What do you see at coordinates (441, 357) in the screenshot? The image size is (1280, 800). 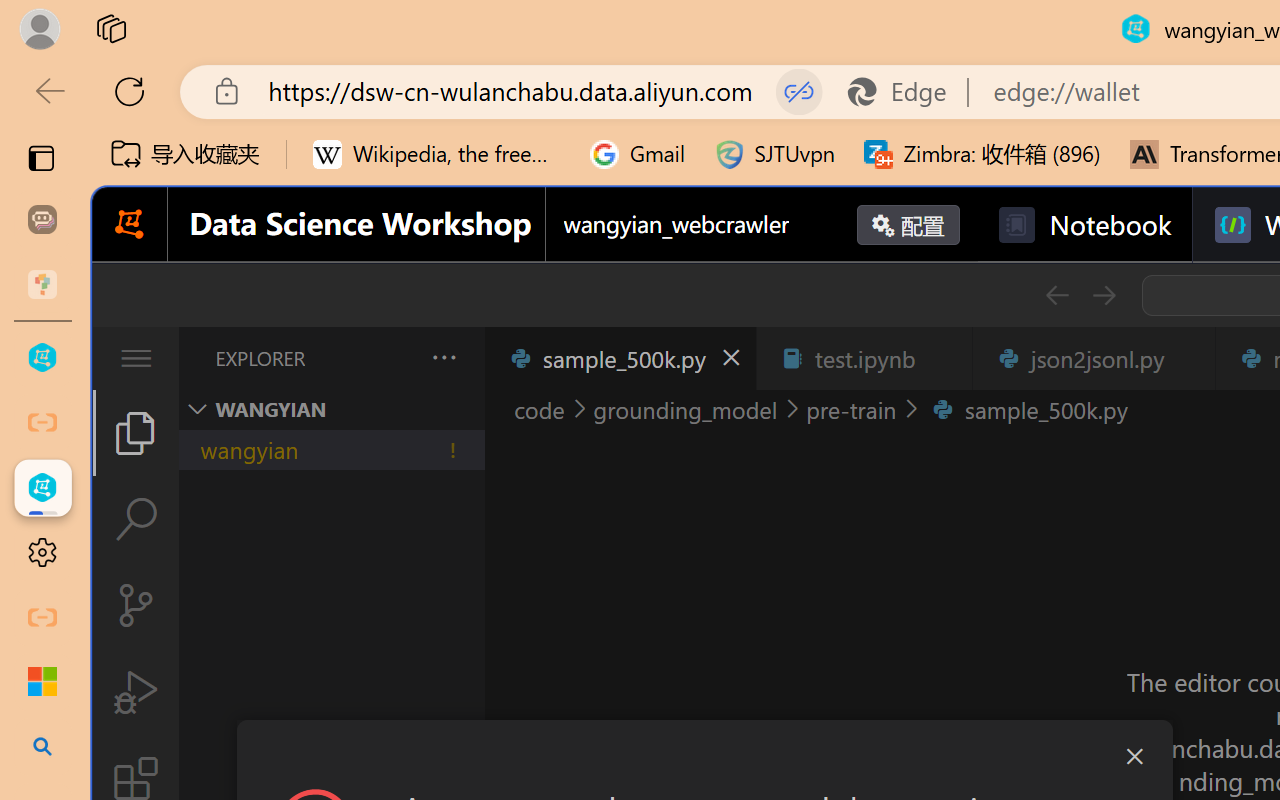 I see `'Views and More Actions...'` at bounding box center [441, 357].